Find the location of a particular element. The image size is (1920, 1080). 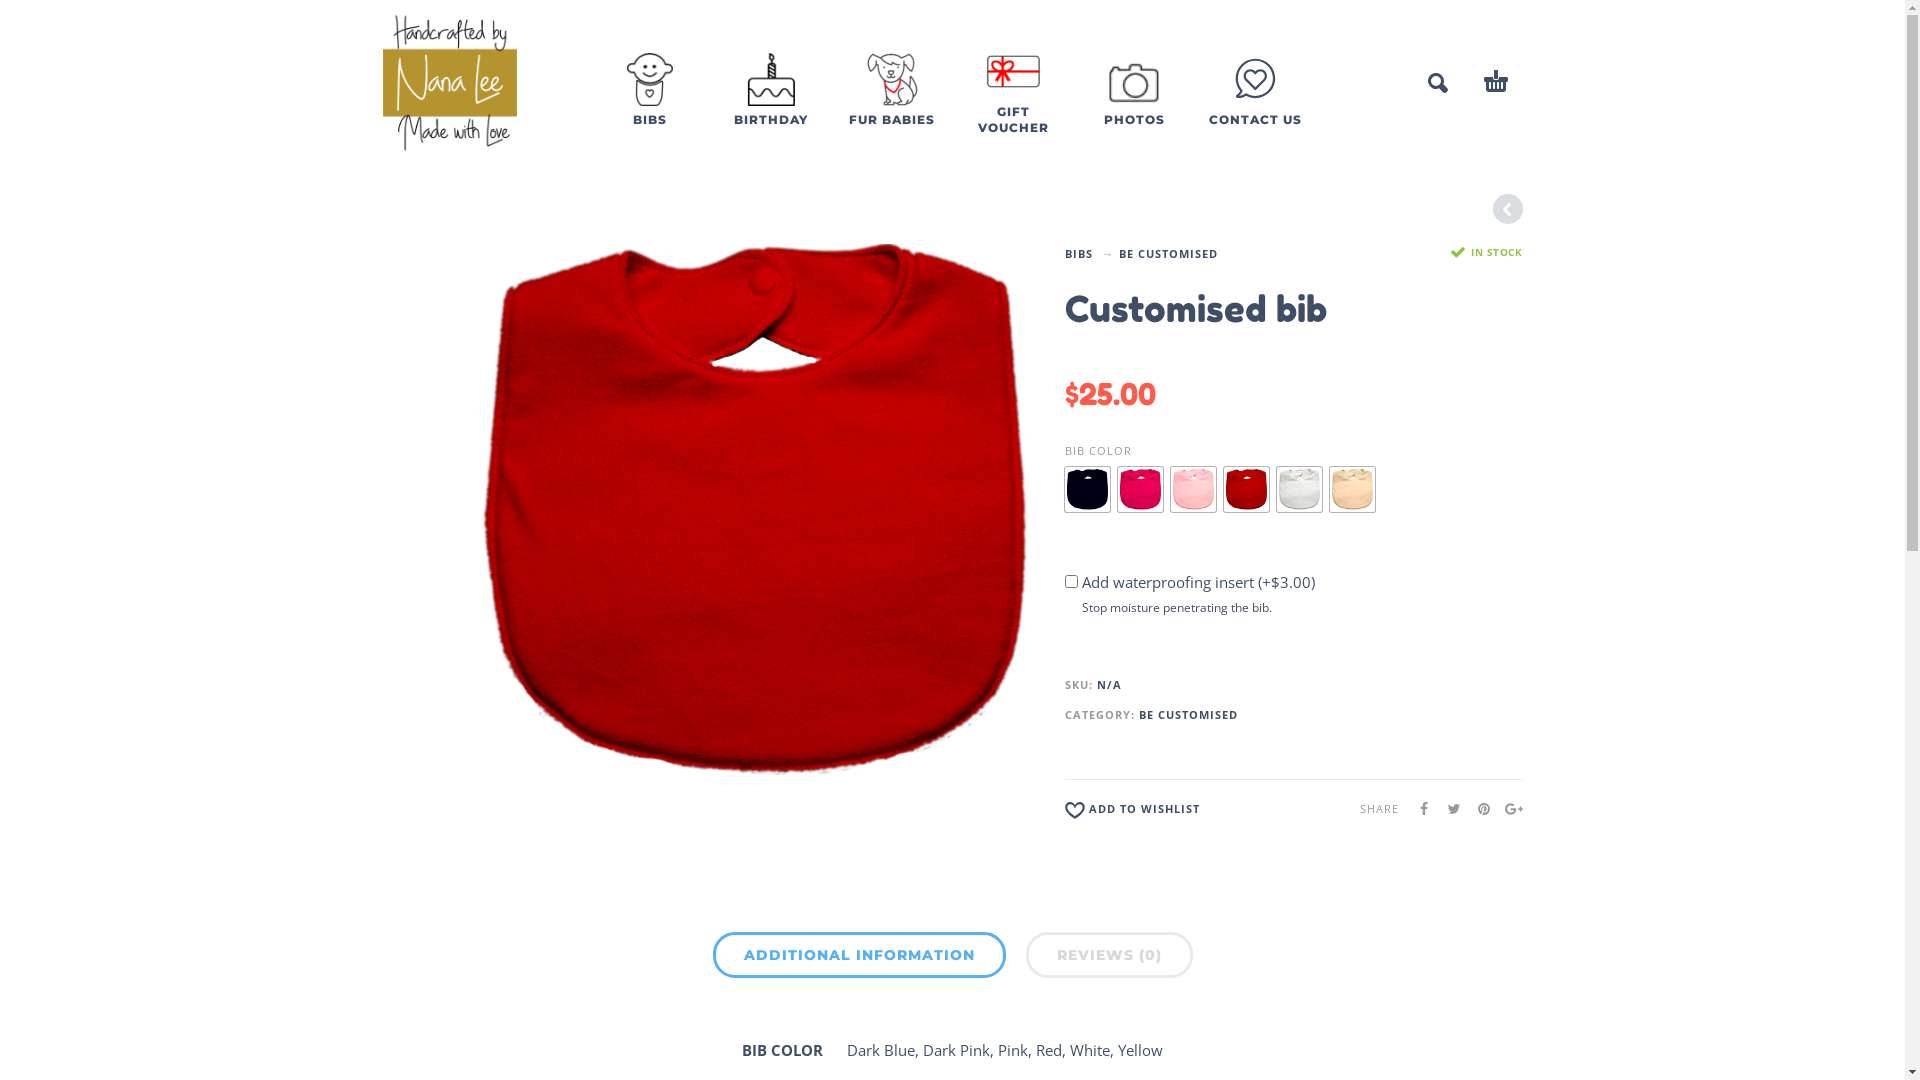

'Dark Blue' is located at coordinates (1086, 489).